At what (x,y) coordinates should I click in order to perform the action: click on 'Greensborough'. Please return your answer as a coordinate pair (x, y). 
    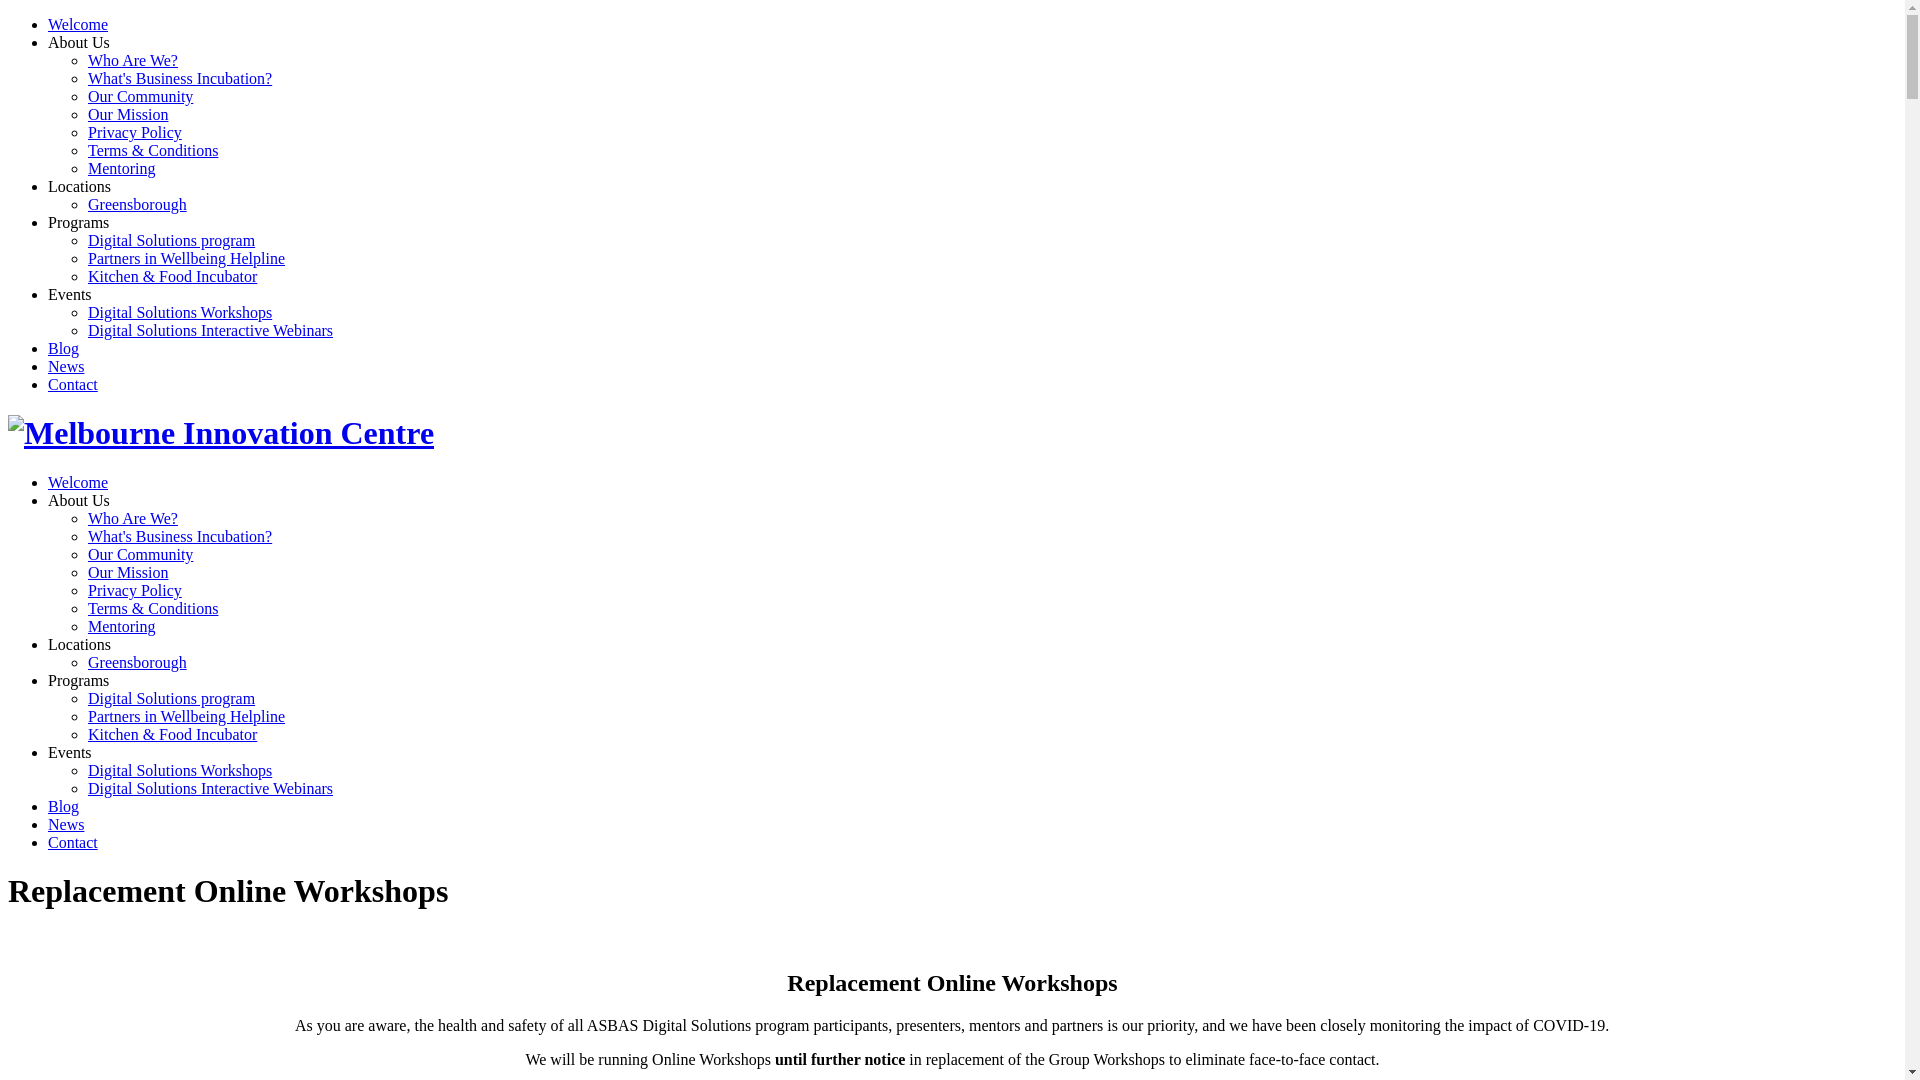
    Looking at the image, I should click on (136, 204).